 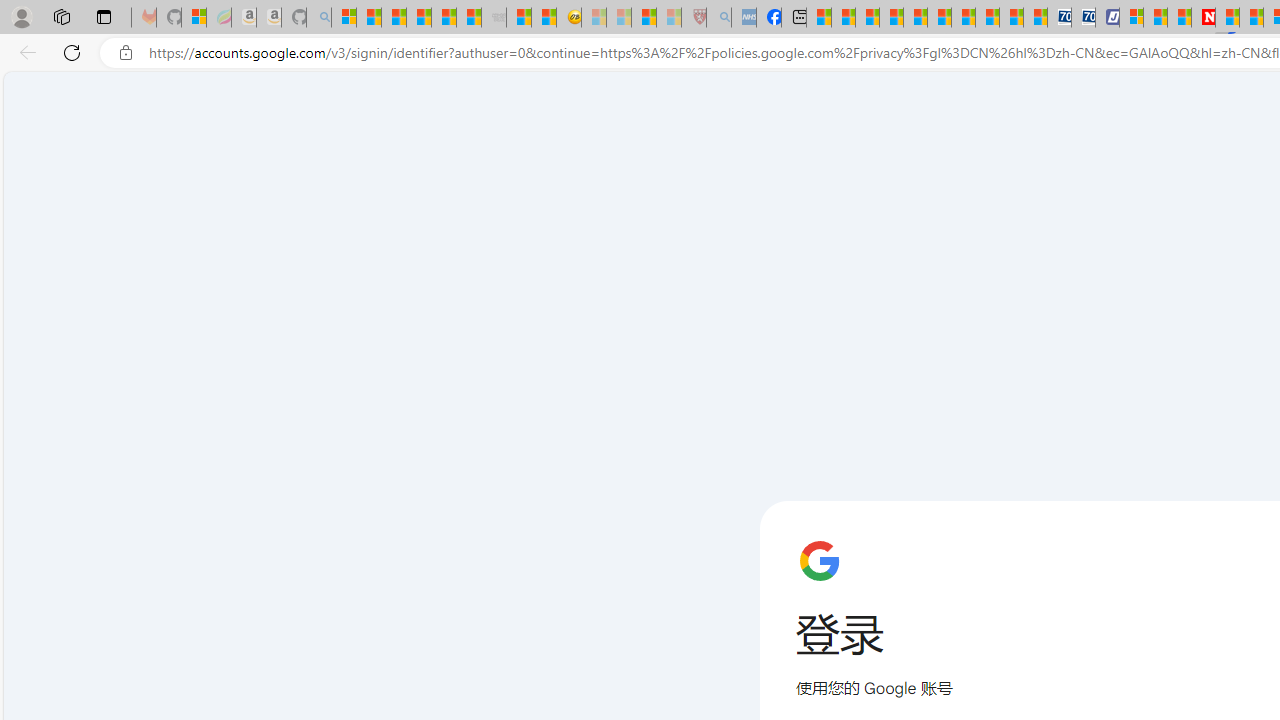 What do you see at coordinates (442, 17) in the screenshot?
I see `'New Report Confirms 2023 Was Record Hot | Watch'` at bounding box center [442, 17].